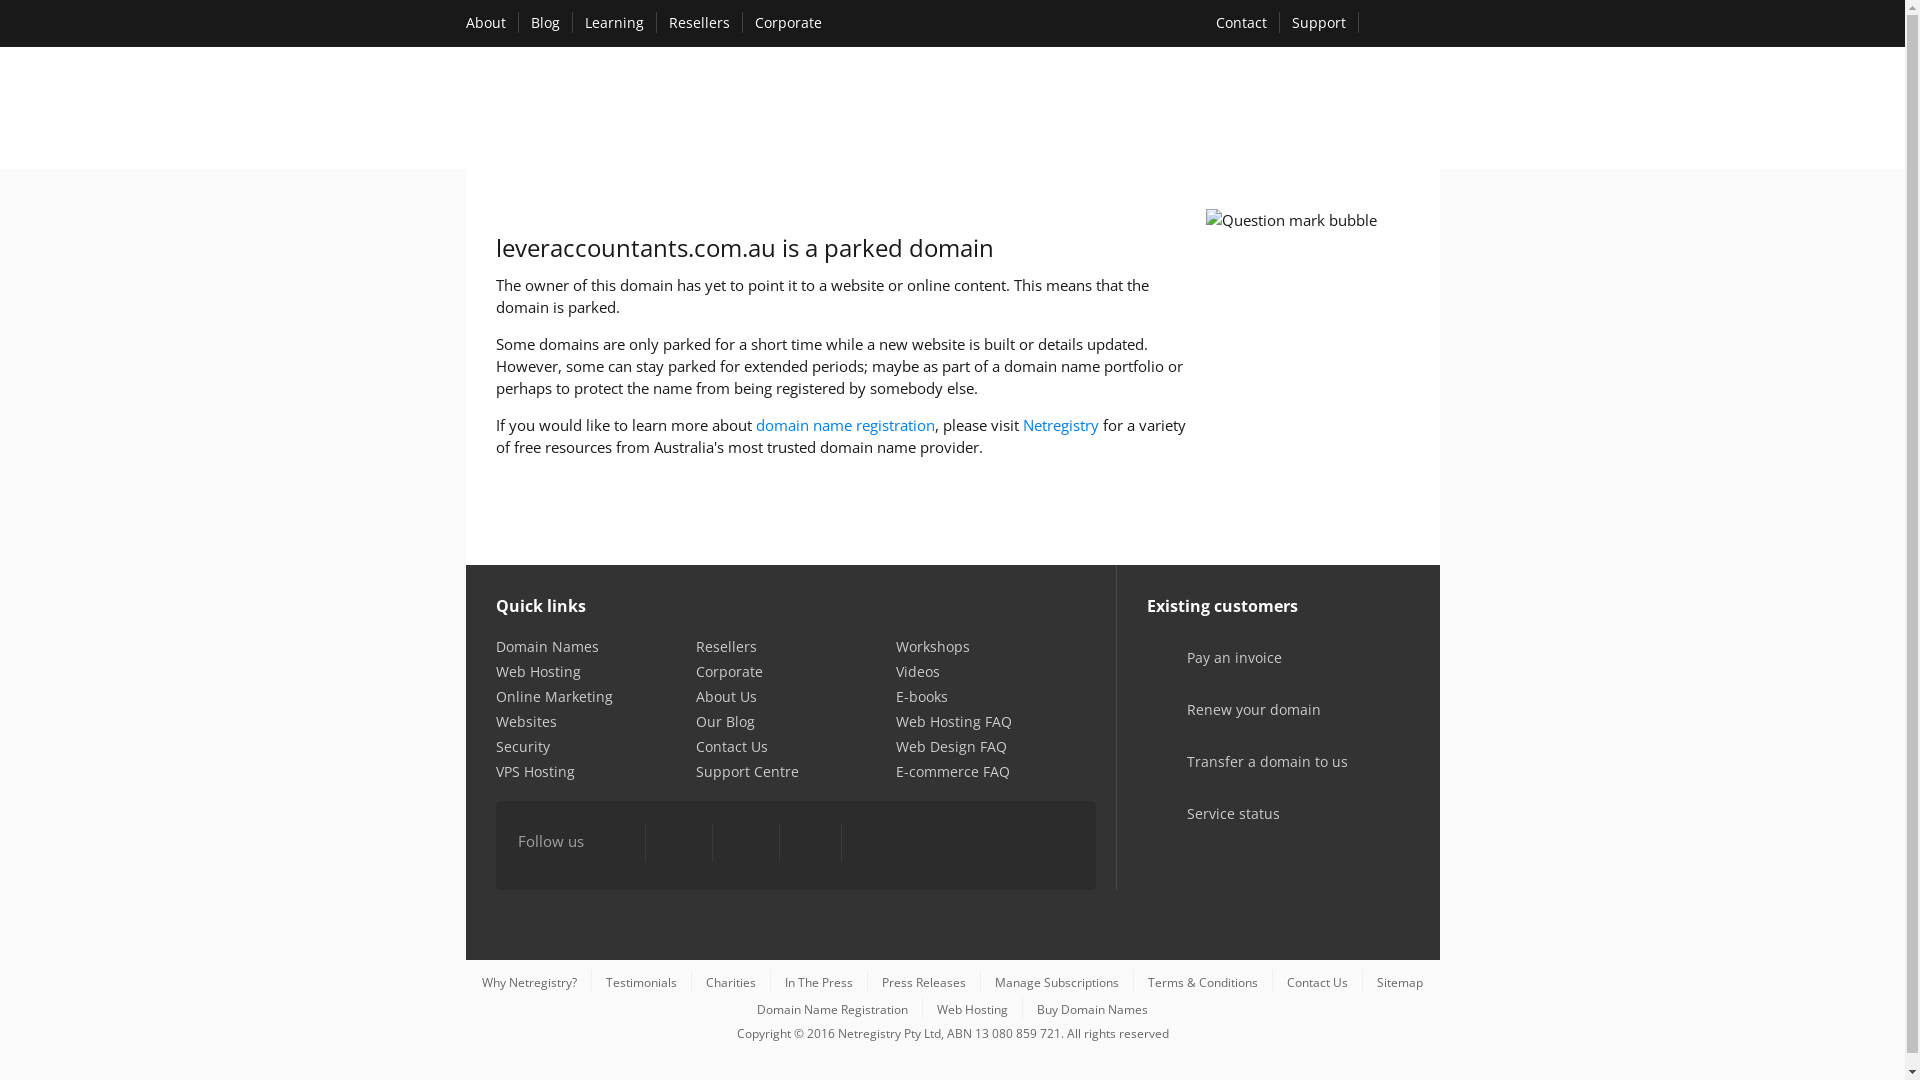 The height and width of the screenshot is (1080, 1920). I want to click on 'Web Hosting', so click(495, 671).